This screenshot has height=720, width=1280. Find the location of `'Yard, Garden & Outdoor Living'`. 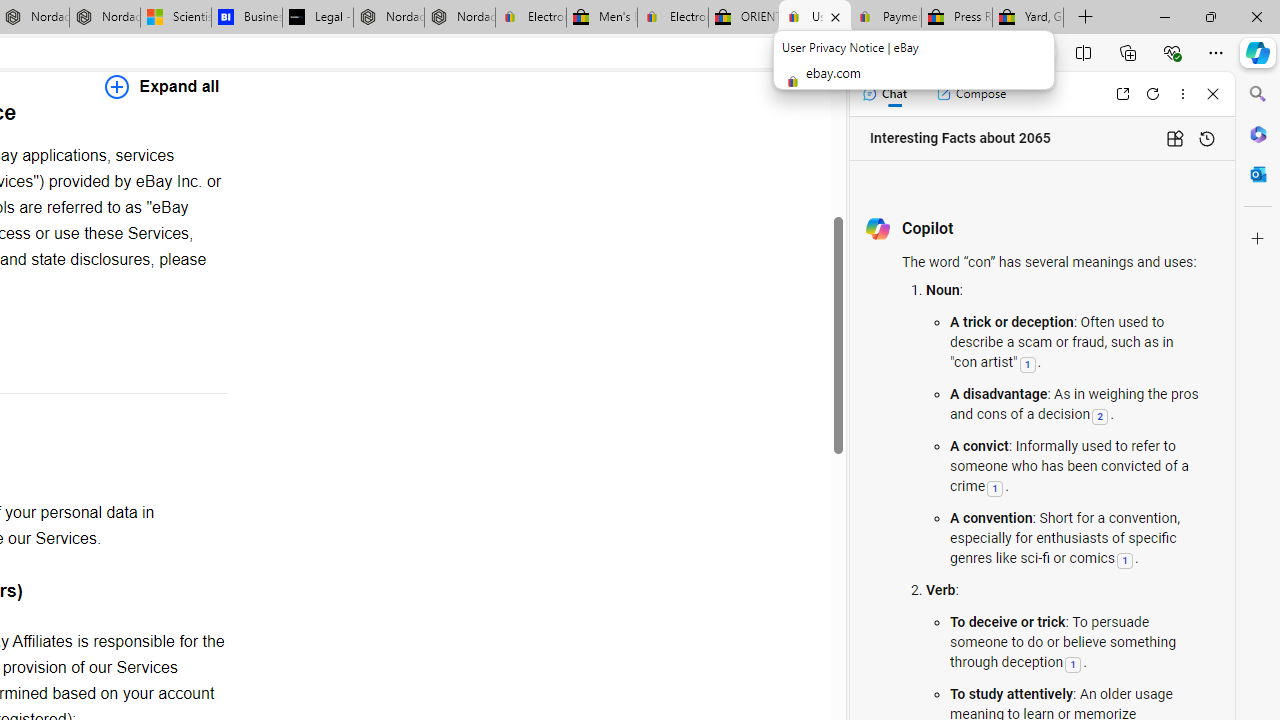

'Yard, Garden & Outdoor Living' is located at coordinates (1028, 17).